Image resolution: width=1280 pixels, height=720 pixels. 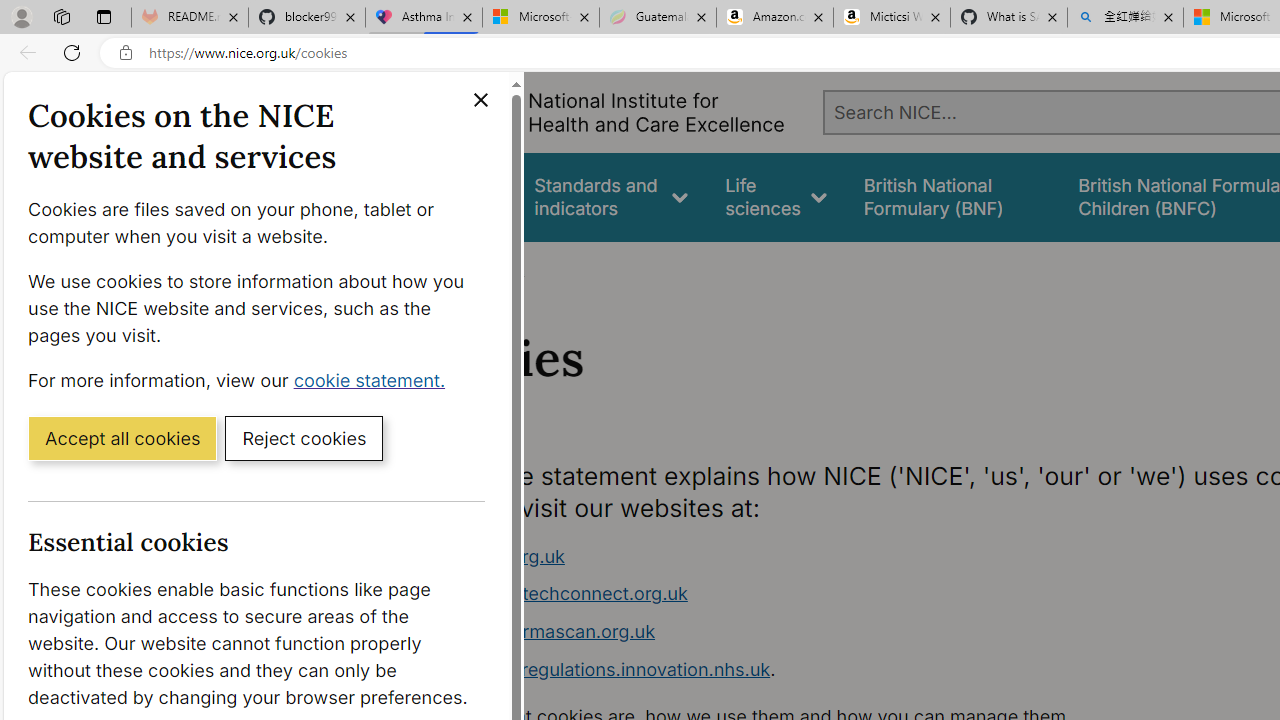 What do you see at coordinates (457, 197) in the screenshot?
I see `'Guidance'` at bounding box center [457, 197].